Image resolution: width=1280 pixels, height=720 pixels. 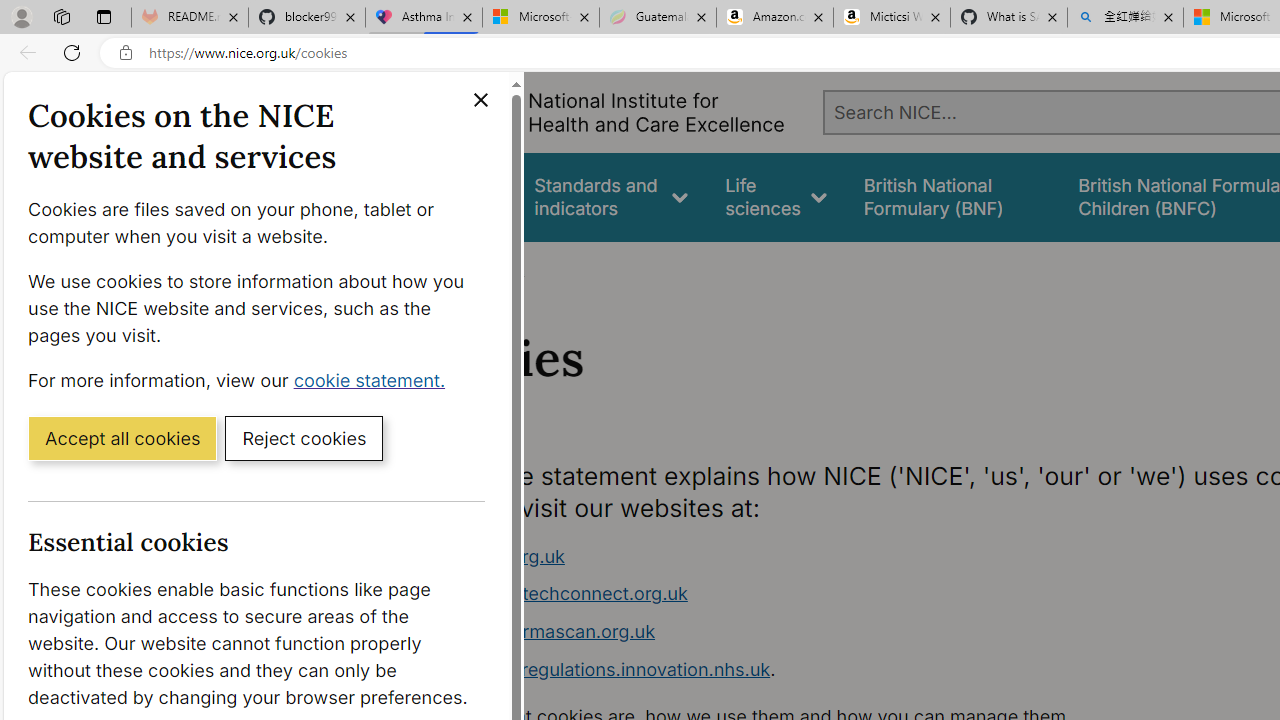 What do you see at coordinates (457, 197) in the screenshot?
I see `'Guidance'` at bounding box center [457, 197].